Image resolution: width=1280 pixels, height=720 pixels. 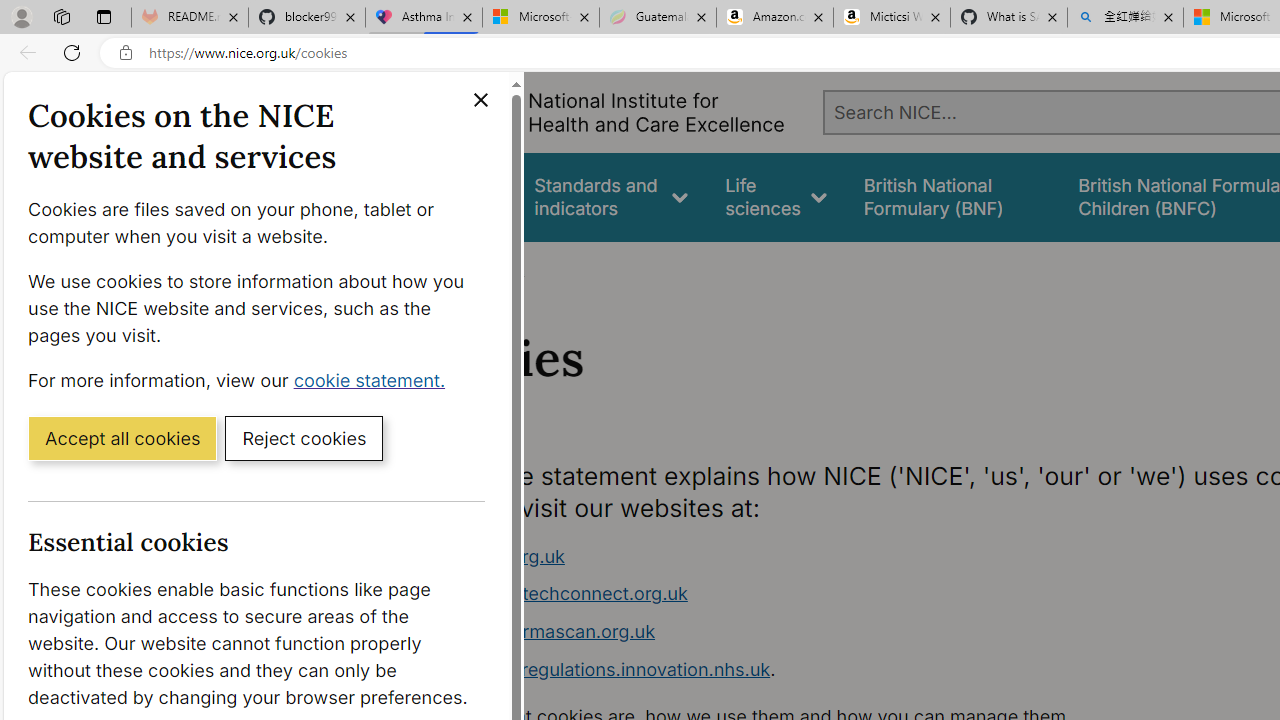 What do you see at coordinates (457, 197) in the screenshot?
I see `'Guidance'` at bounding box center [457, 197].